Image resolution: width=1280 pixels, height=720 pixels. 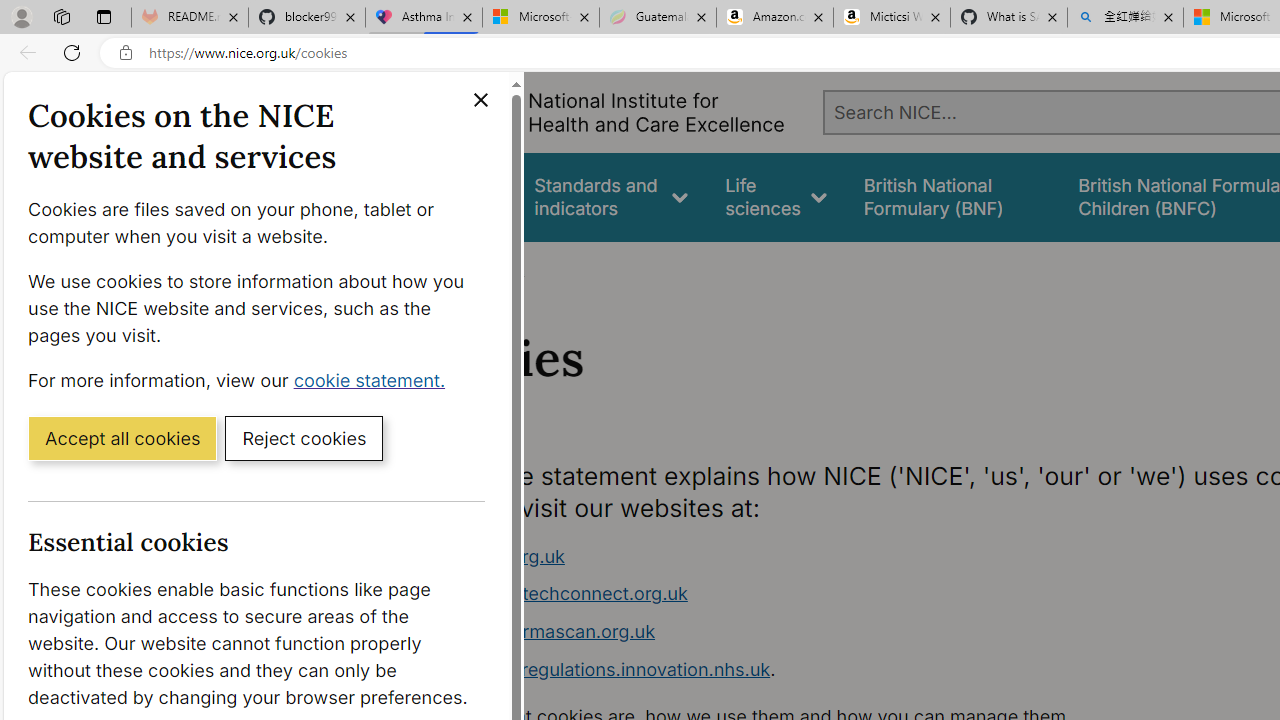 What do you see at coordinates (457, 197) in the screenshot?
I see `'Guidance'` at bounding box center [457, 197].